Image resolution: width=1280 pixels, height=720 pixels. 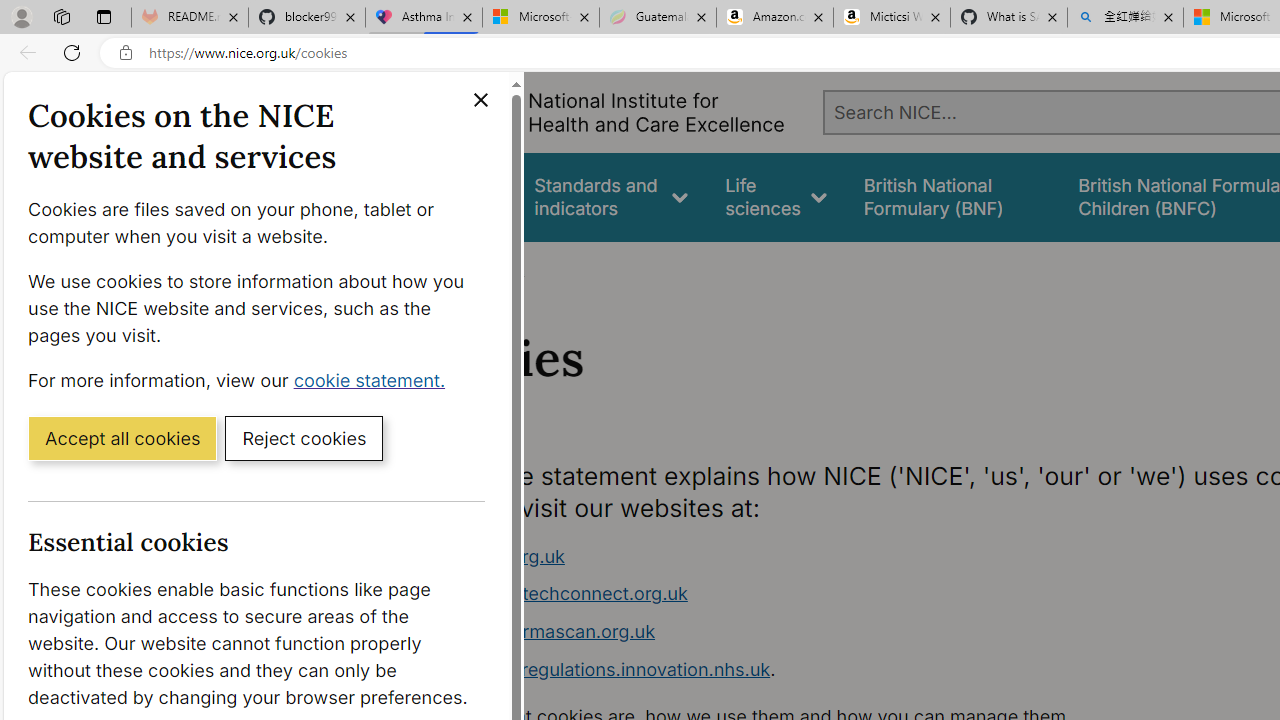 What do you see at coordinates (457, 197) in the screenshot?
I see `'Guidance'` at bounding box center [457, 197].